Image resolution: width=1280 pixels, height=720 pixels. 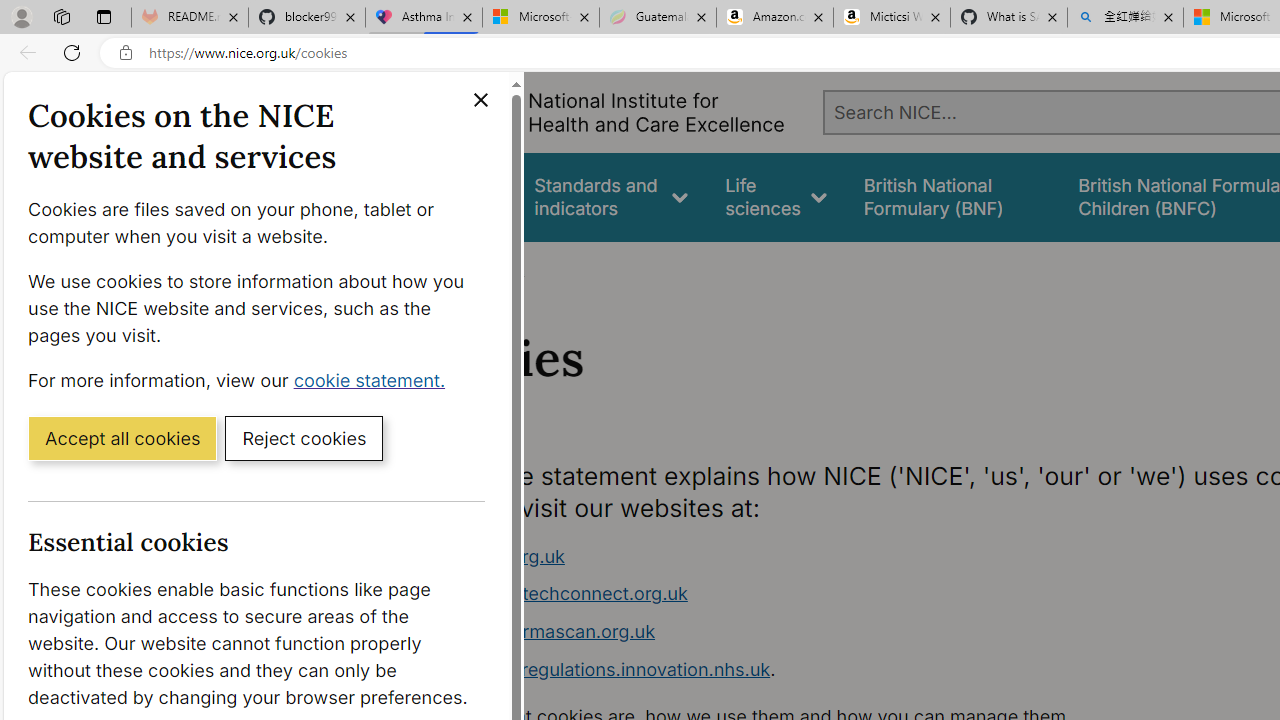 What do you see at coordinates (457, 197) in the screenshot?
I see `'Guidance'` at bounding box center [457, 197].